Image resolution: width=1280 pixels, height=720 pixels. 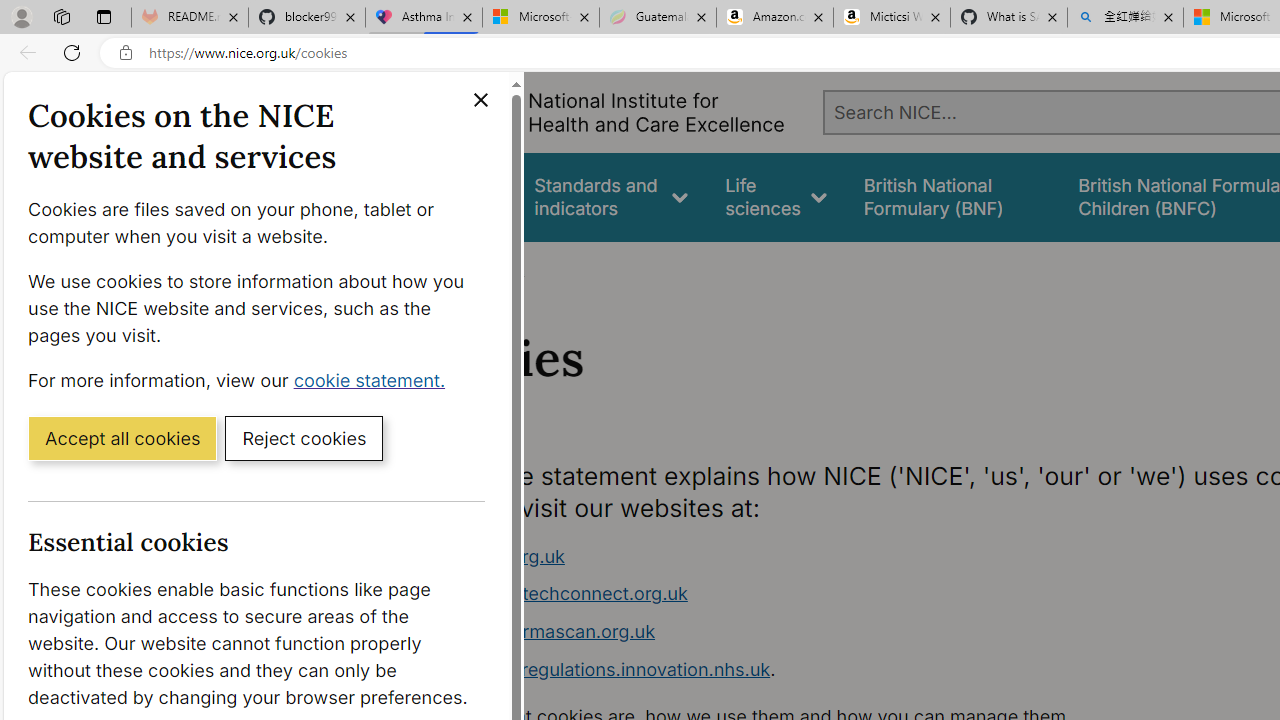 What do you see at coordinates (457, 197) in the screenshot?
I see `'Guidance'` at bounding box center [457, 197].